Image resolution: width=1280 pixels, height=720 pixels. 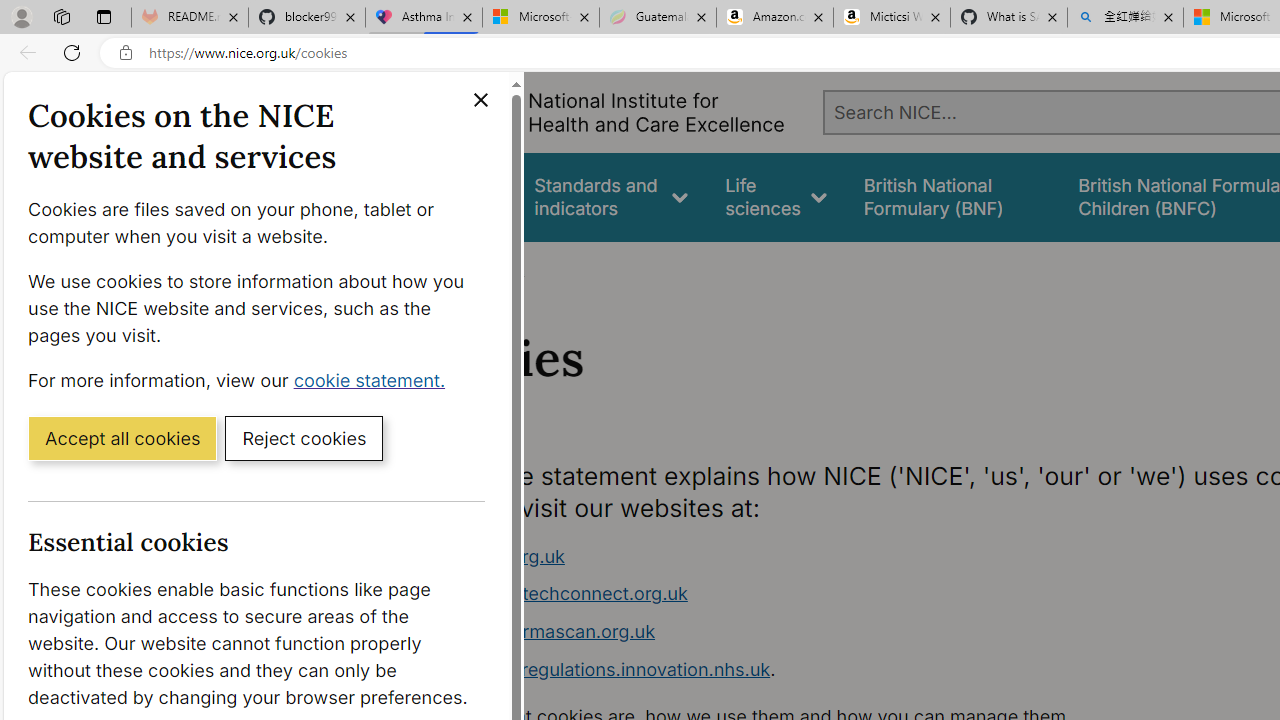 What do you see at coordinates (457, 197) in the screenshot?
I see `'Guidance'` at bounding box center [457, 197].